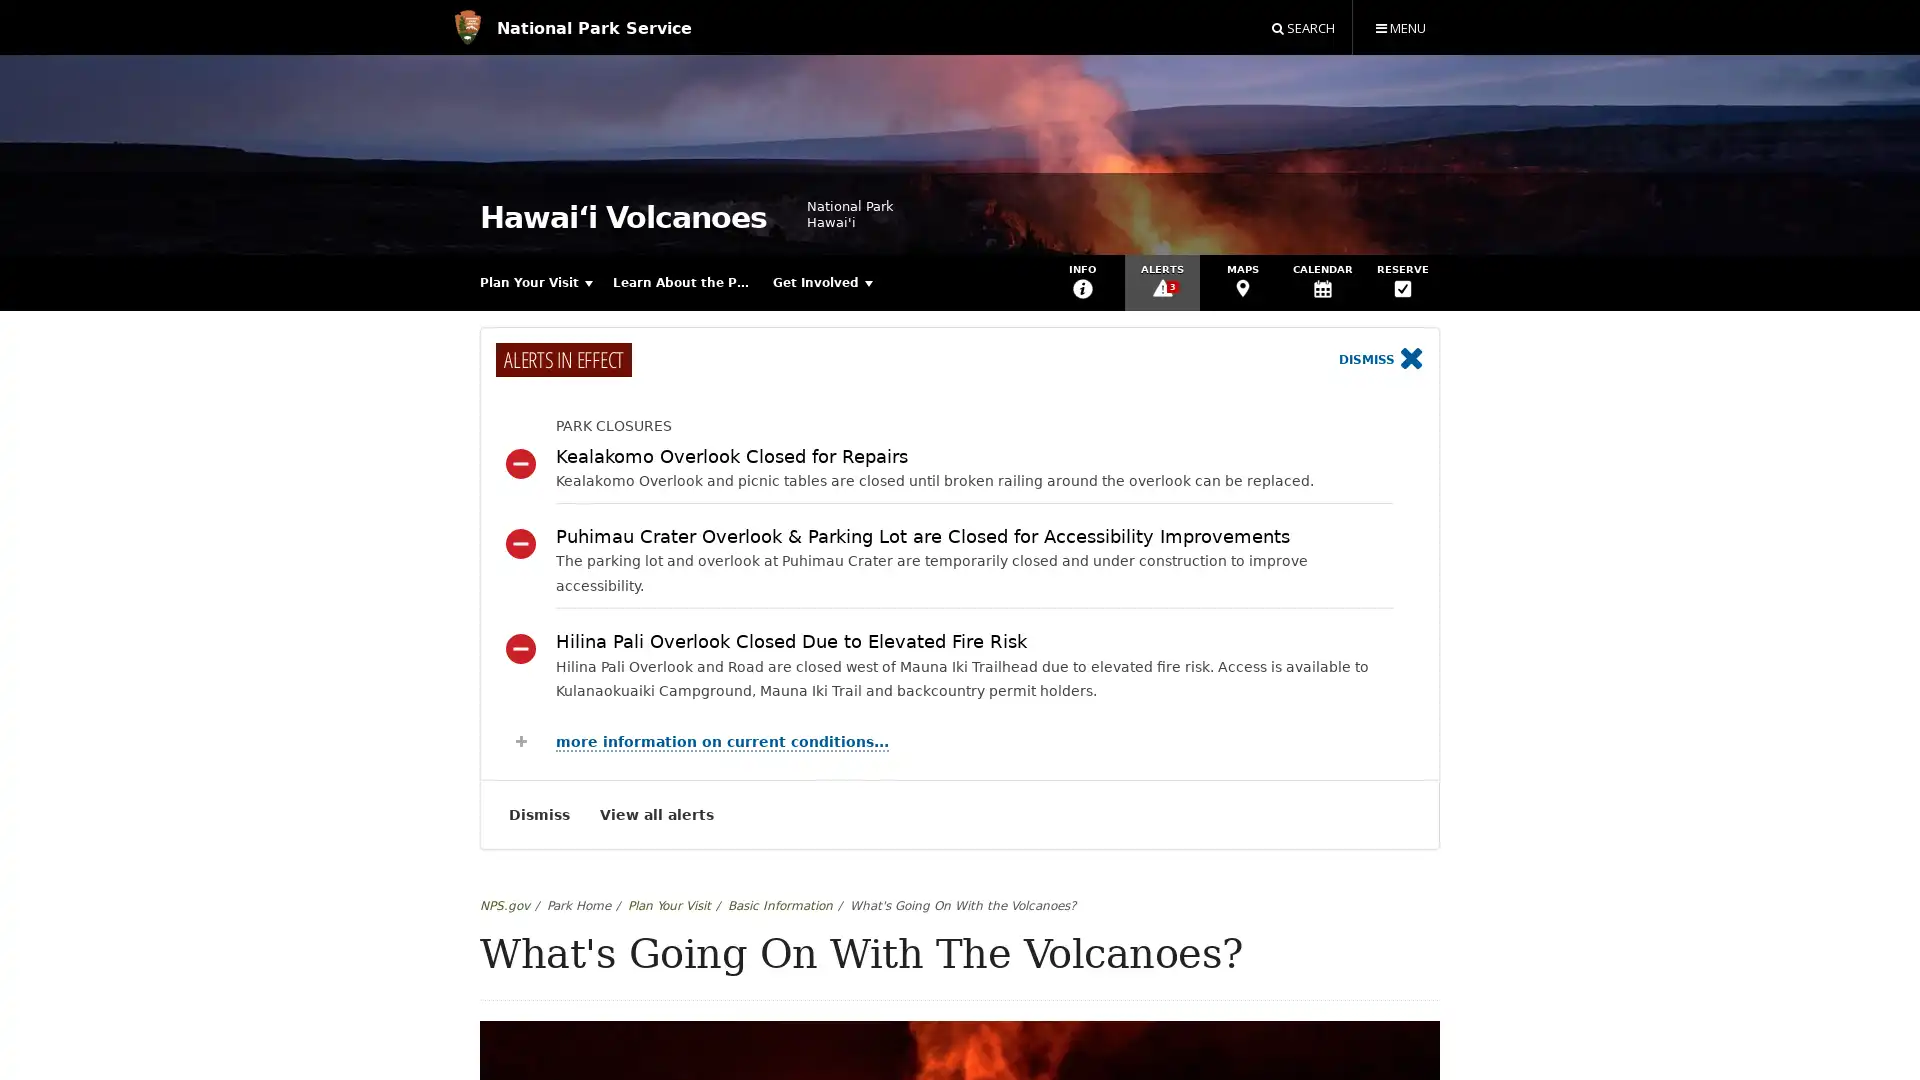 This screenshot has width=1920, height=1080. What do you see at coordinates (539, 814) in the screenshot?
I see `Dismiss Alerts Notification` at bounding box center [539, 814].